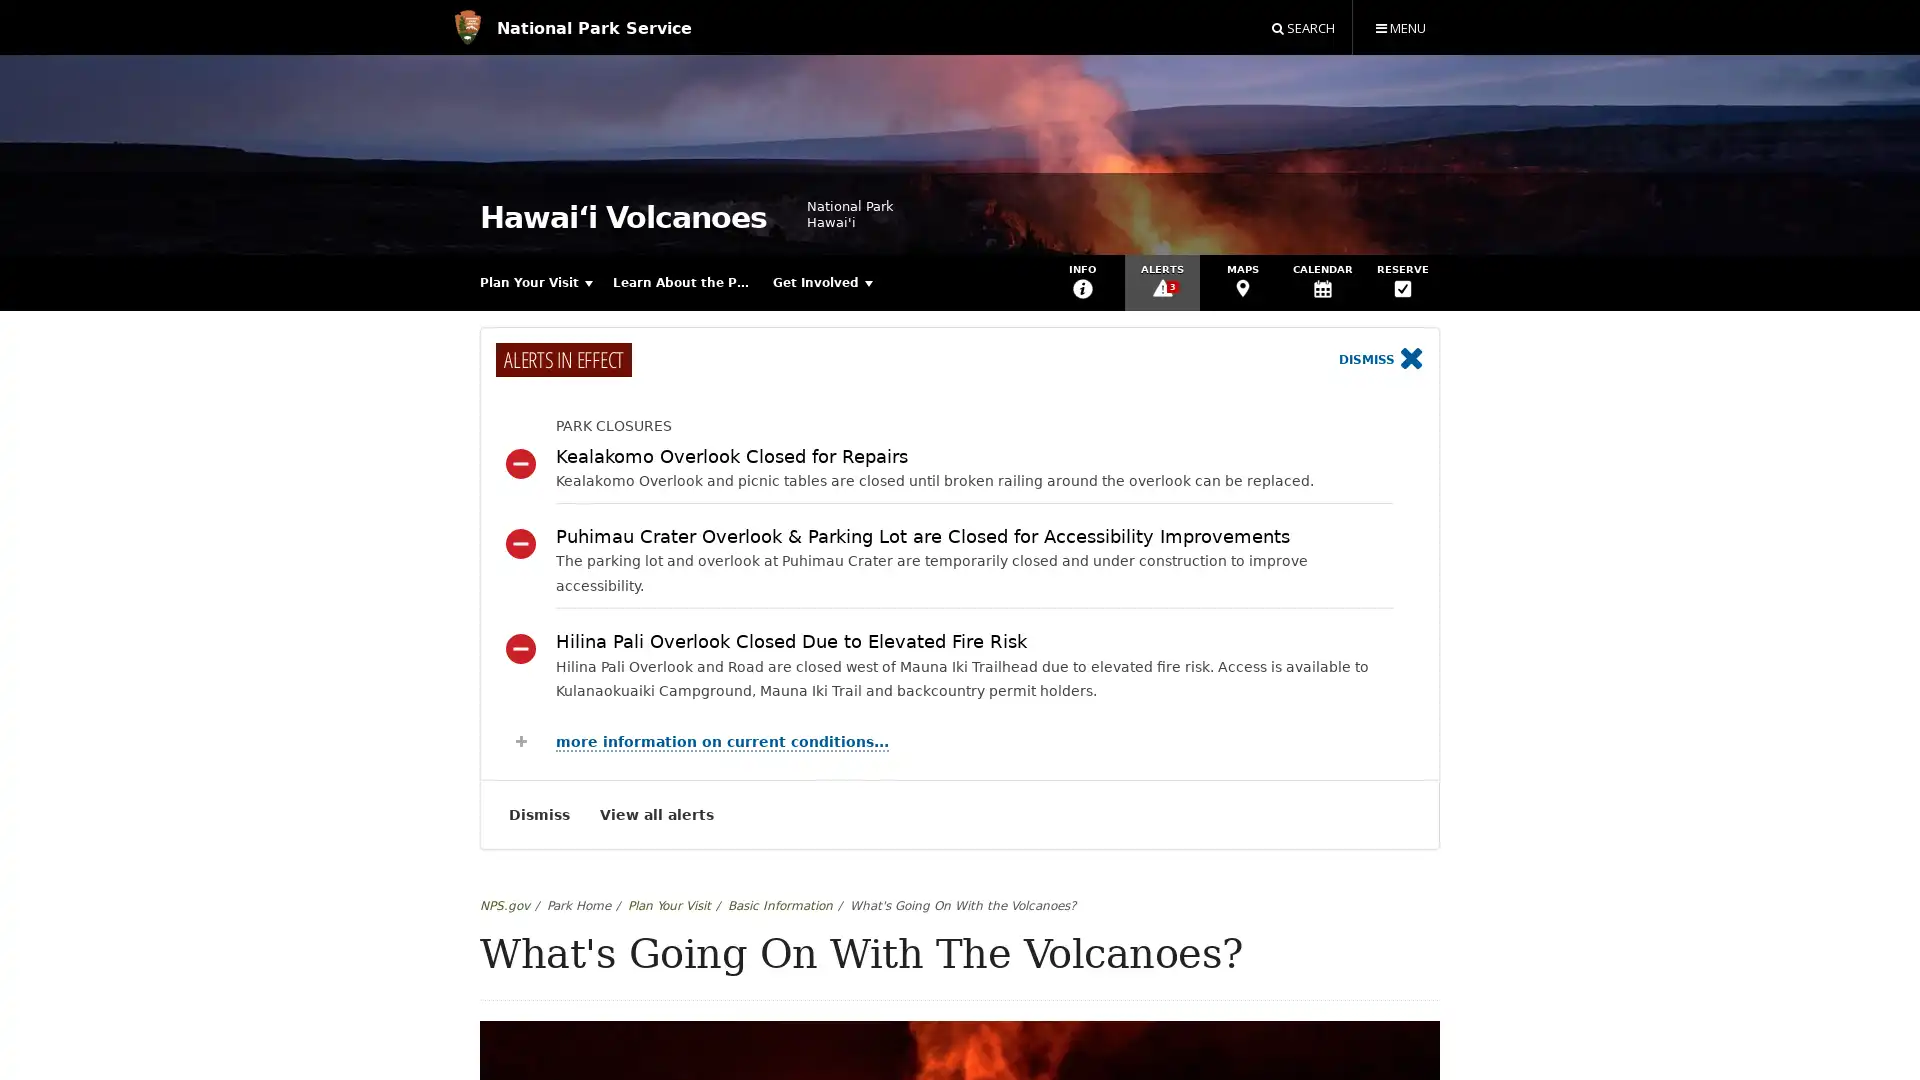 This screenshot has width=1920, height=1080. What do you see at coordinates (539, 814) in the screenshot?
I see `Dismiss Alerts Notification` at bounding box center [539, 814].